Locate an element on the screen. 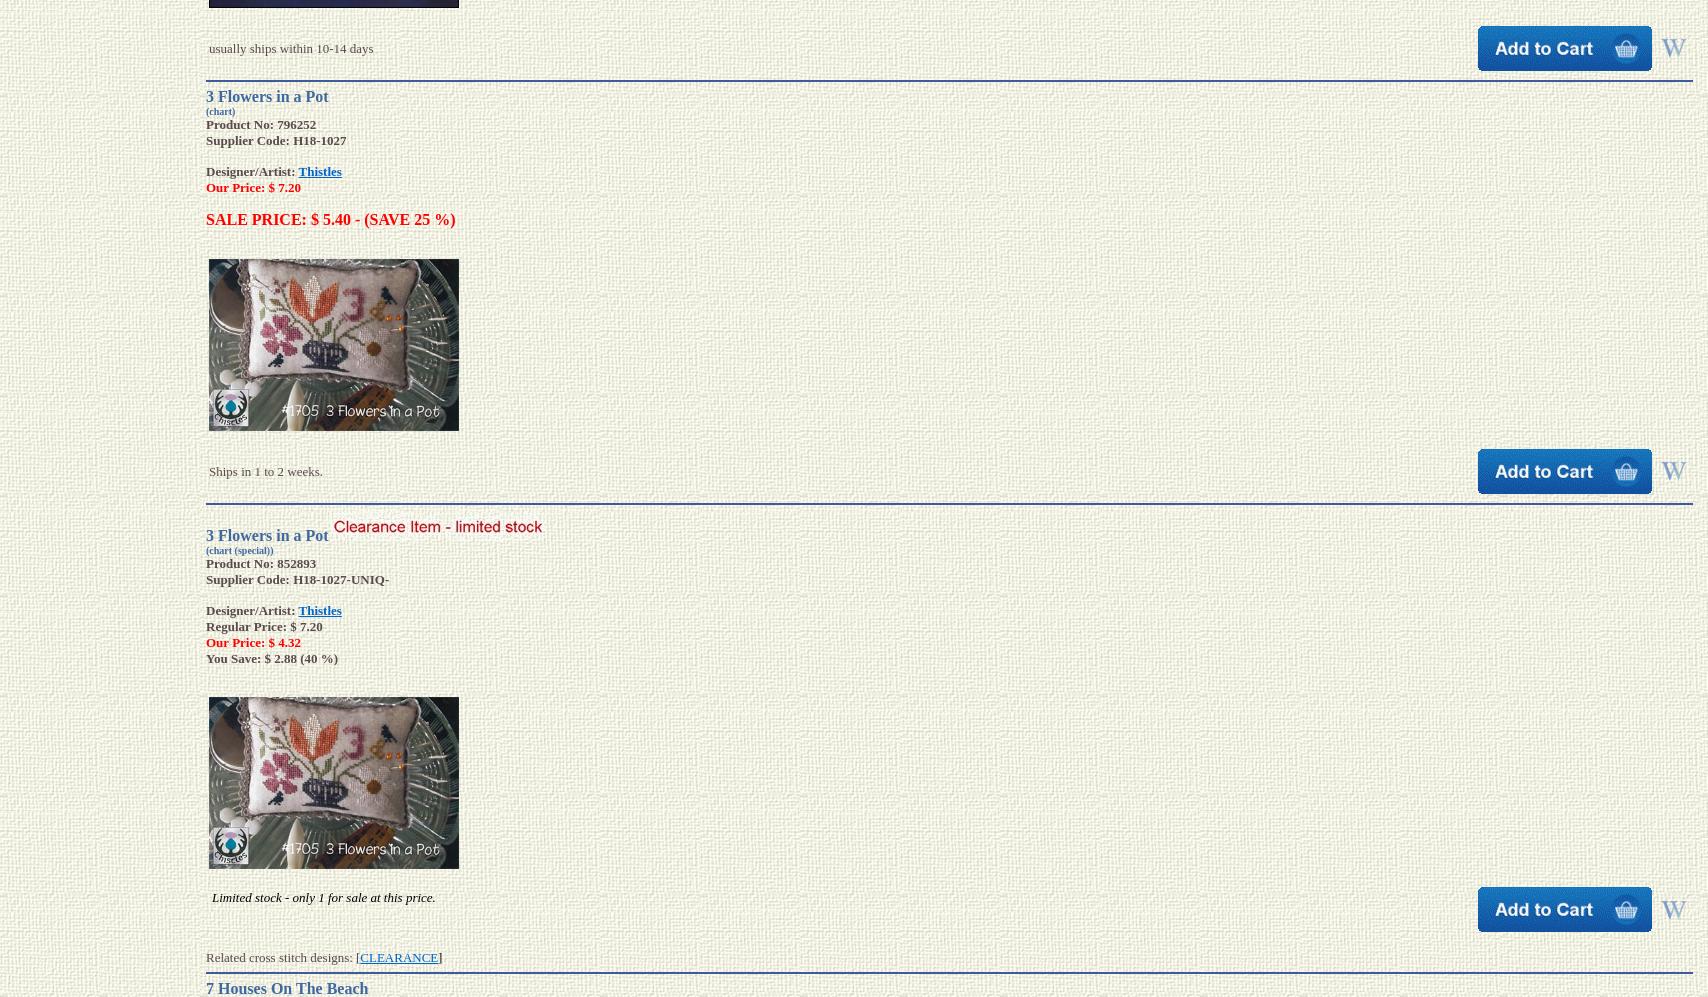 The width and height of the screenshot is (1708, 997). 'Our Price: $ 7.20' is located at coordinates (253, 186).